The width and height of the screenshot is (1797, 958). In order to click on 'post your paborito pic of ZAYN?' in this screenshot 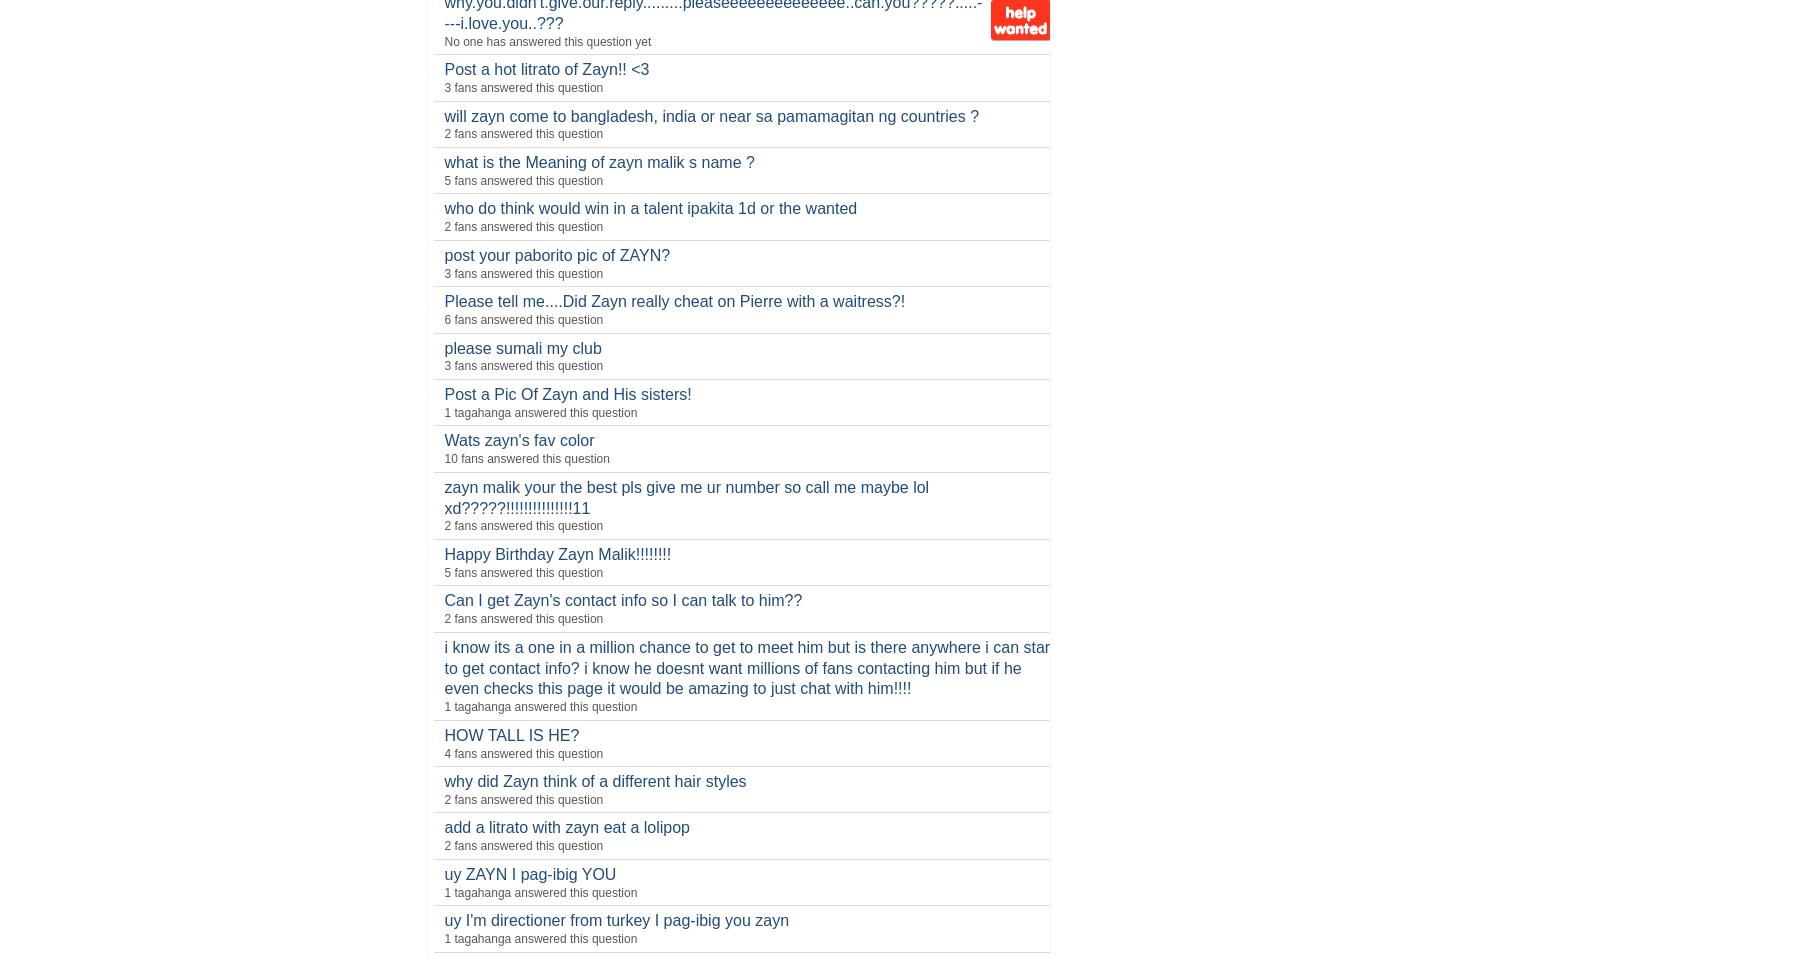, I will do `click(557, 254)`.